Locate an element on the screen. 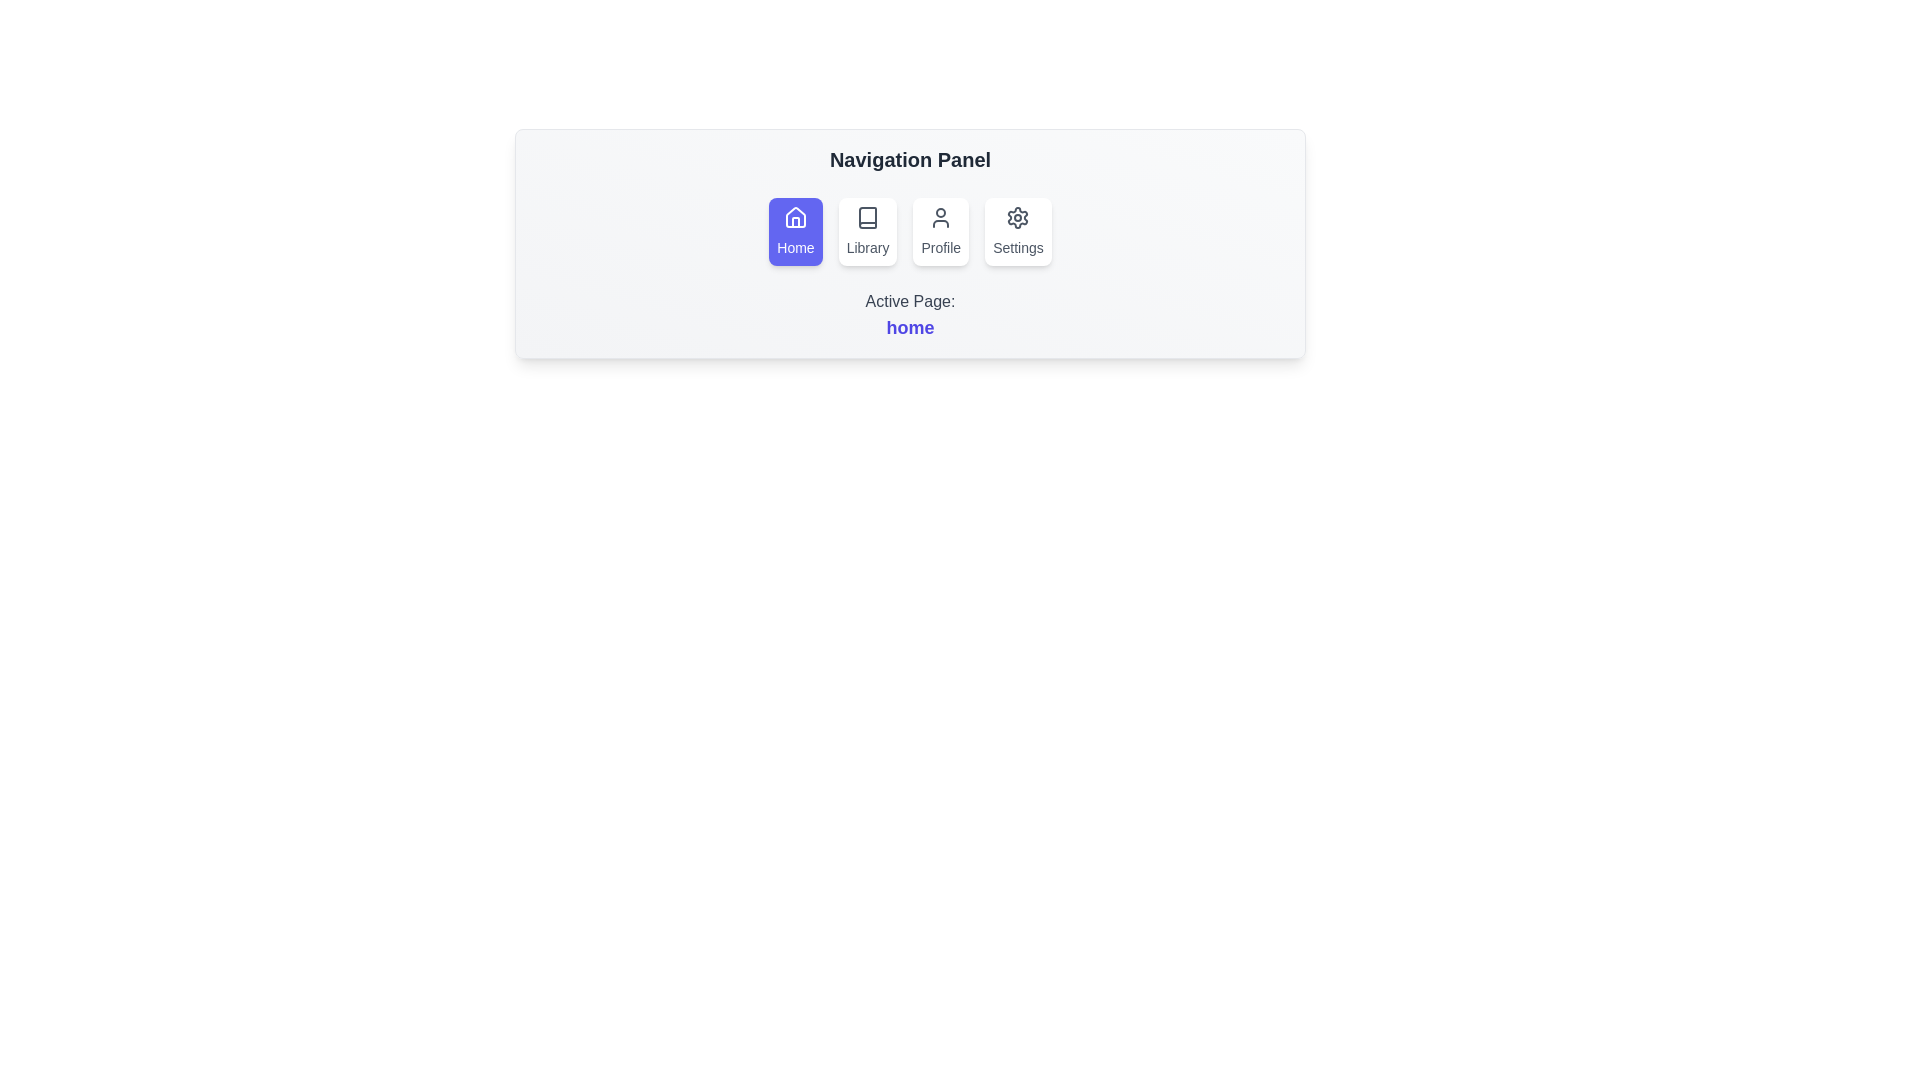 The image size is (1920, 1080). the small rectangular icon featuring a thin outline representation of a book, located in the 'Library' menu option above the 'Library' label text is located at coordinates (868, 218).